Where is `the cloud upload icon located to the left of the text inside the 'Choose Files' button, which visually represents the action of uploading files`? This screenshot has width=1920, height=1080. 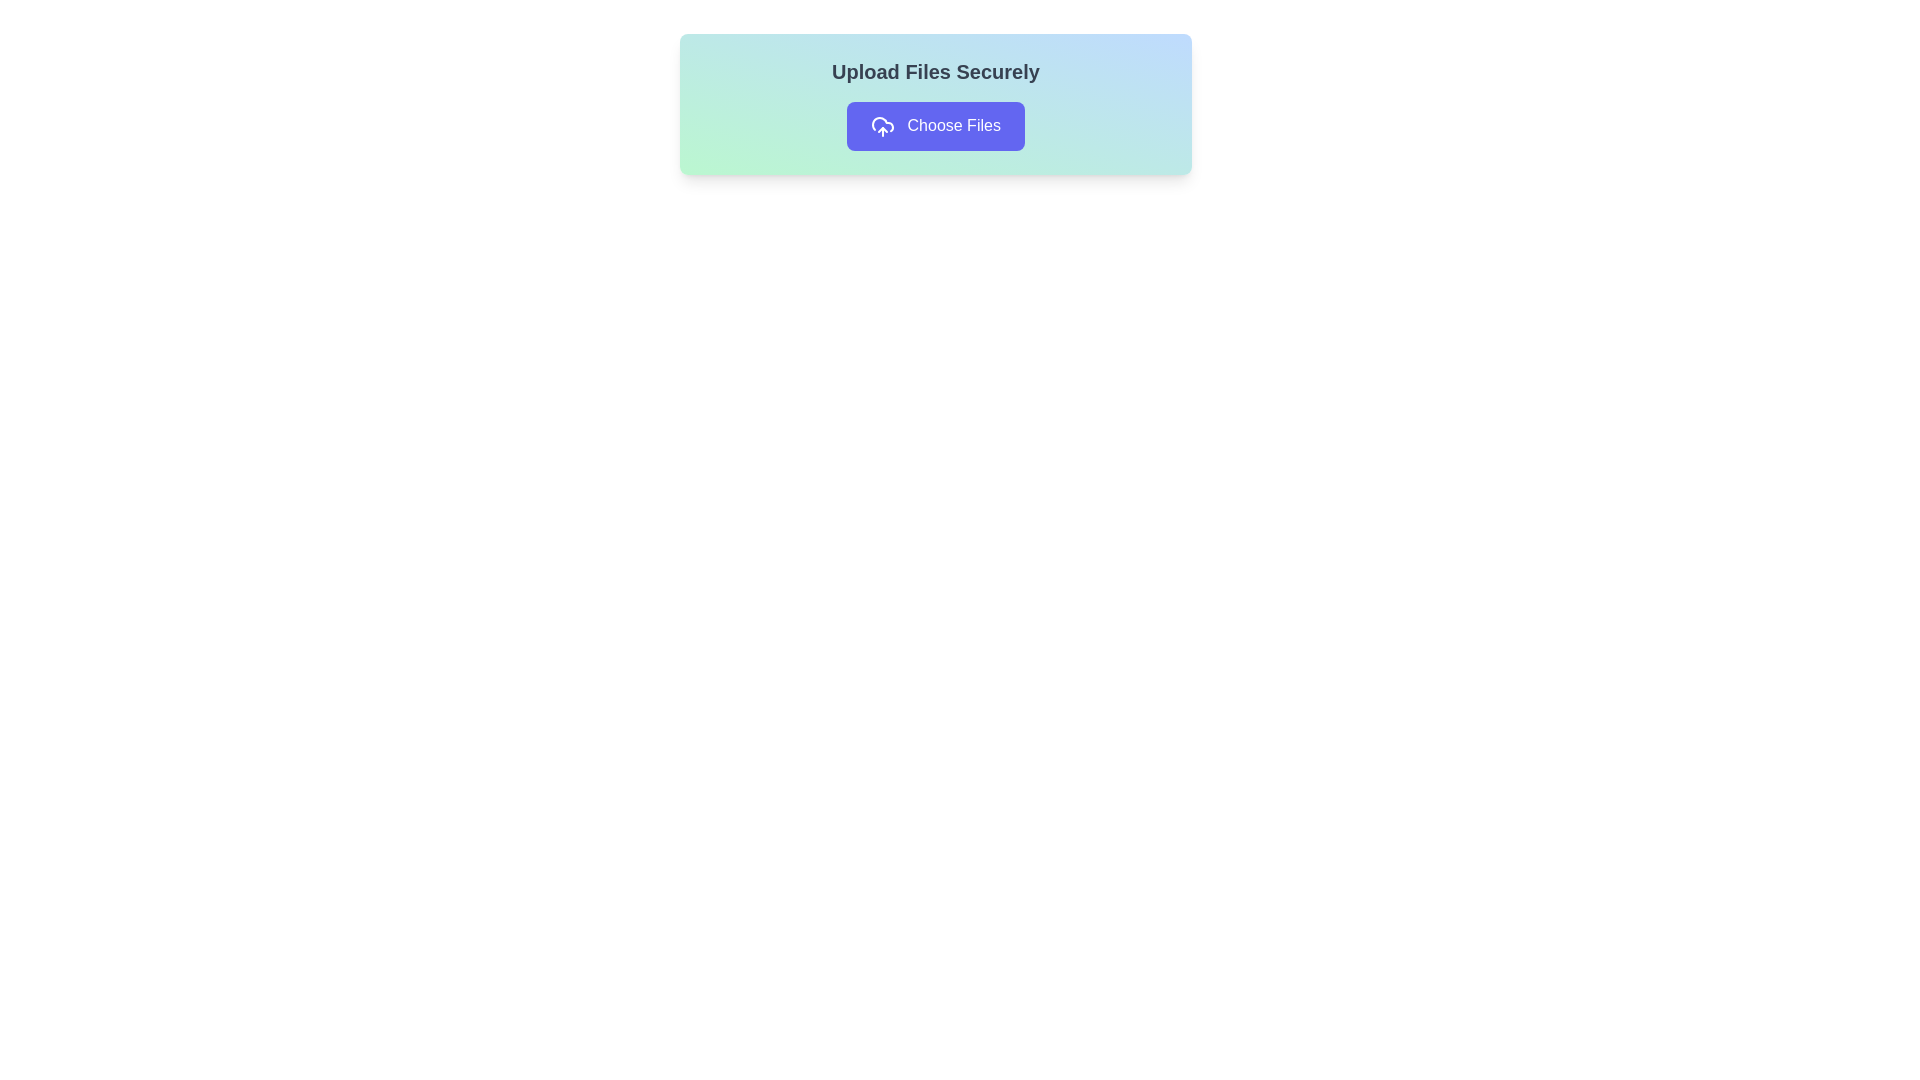
the cloud upload icon located to the left of the text inside the 'Choose Files' button, which visually represents the action of uploading files is located at coordinates (882, 126).